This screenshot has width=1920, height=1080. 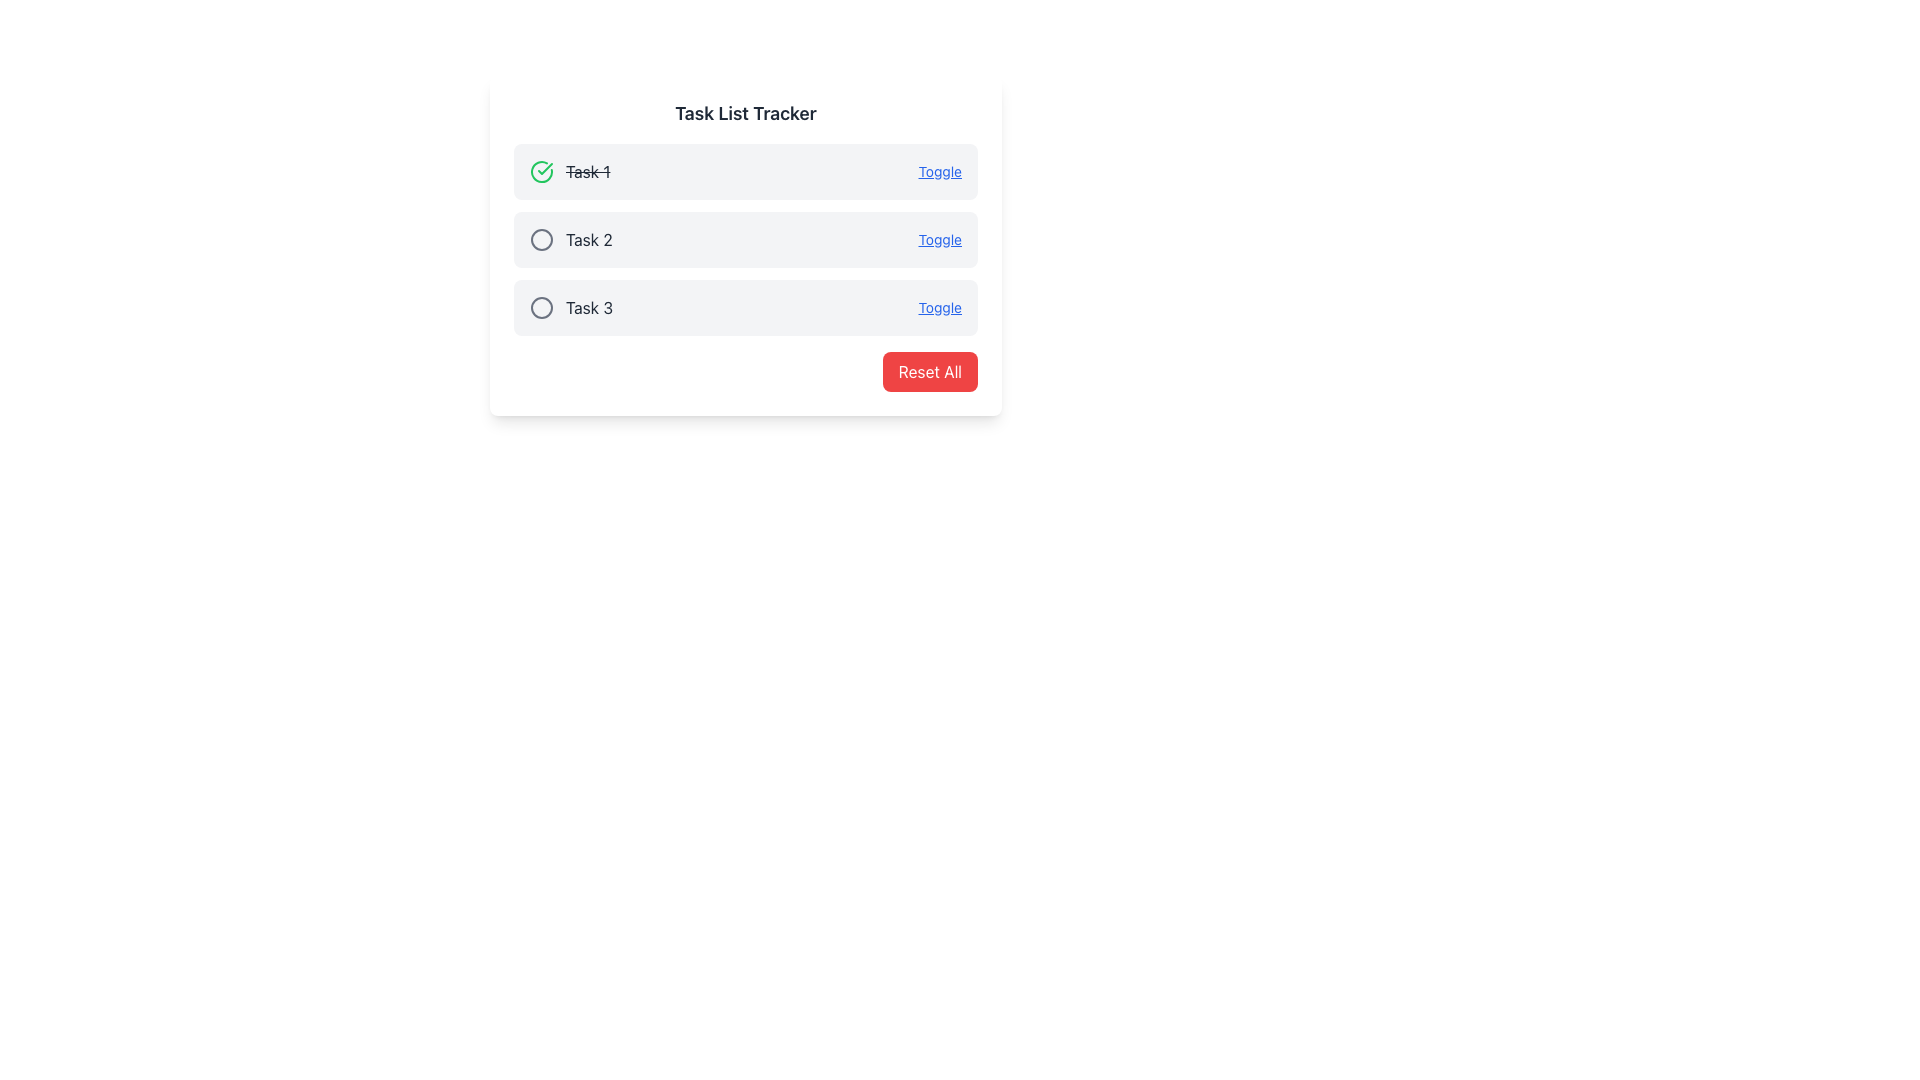 What do you see at coordinates (929, 371) in the screenshot?
I see `the 'Reset All' button located at the bottom-right section of the task-related information to reset all tasks` at bounding box center [929, 371].